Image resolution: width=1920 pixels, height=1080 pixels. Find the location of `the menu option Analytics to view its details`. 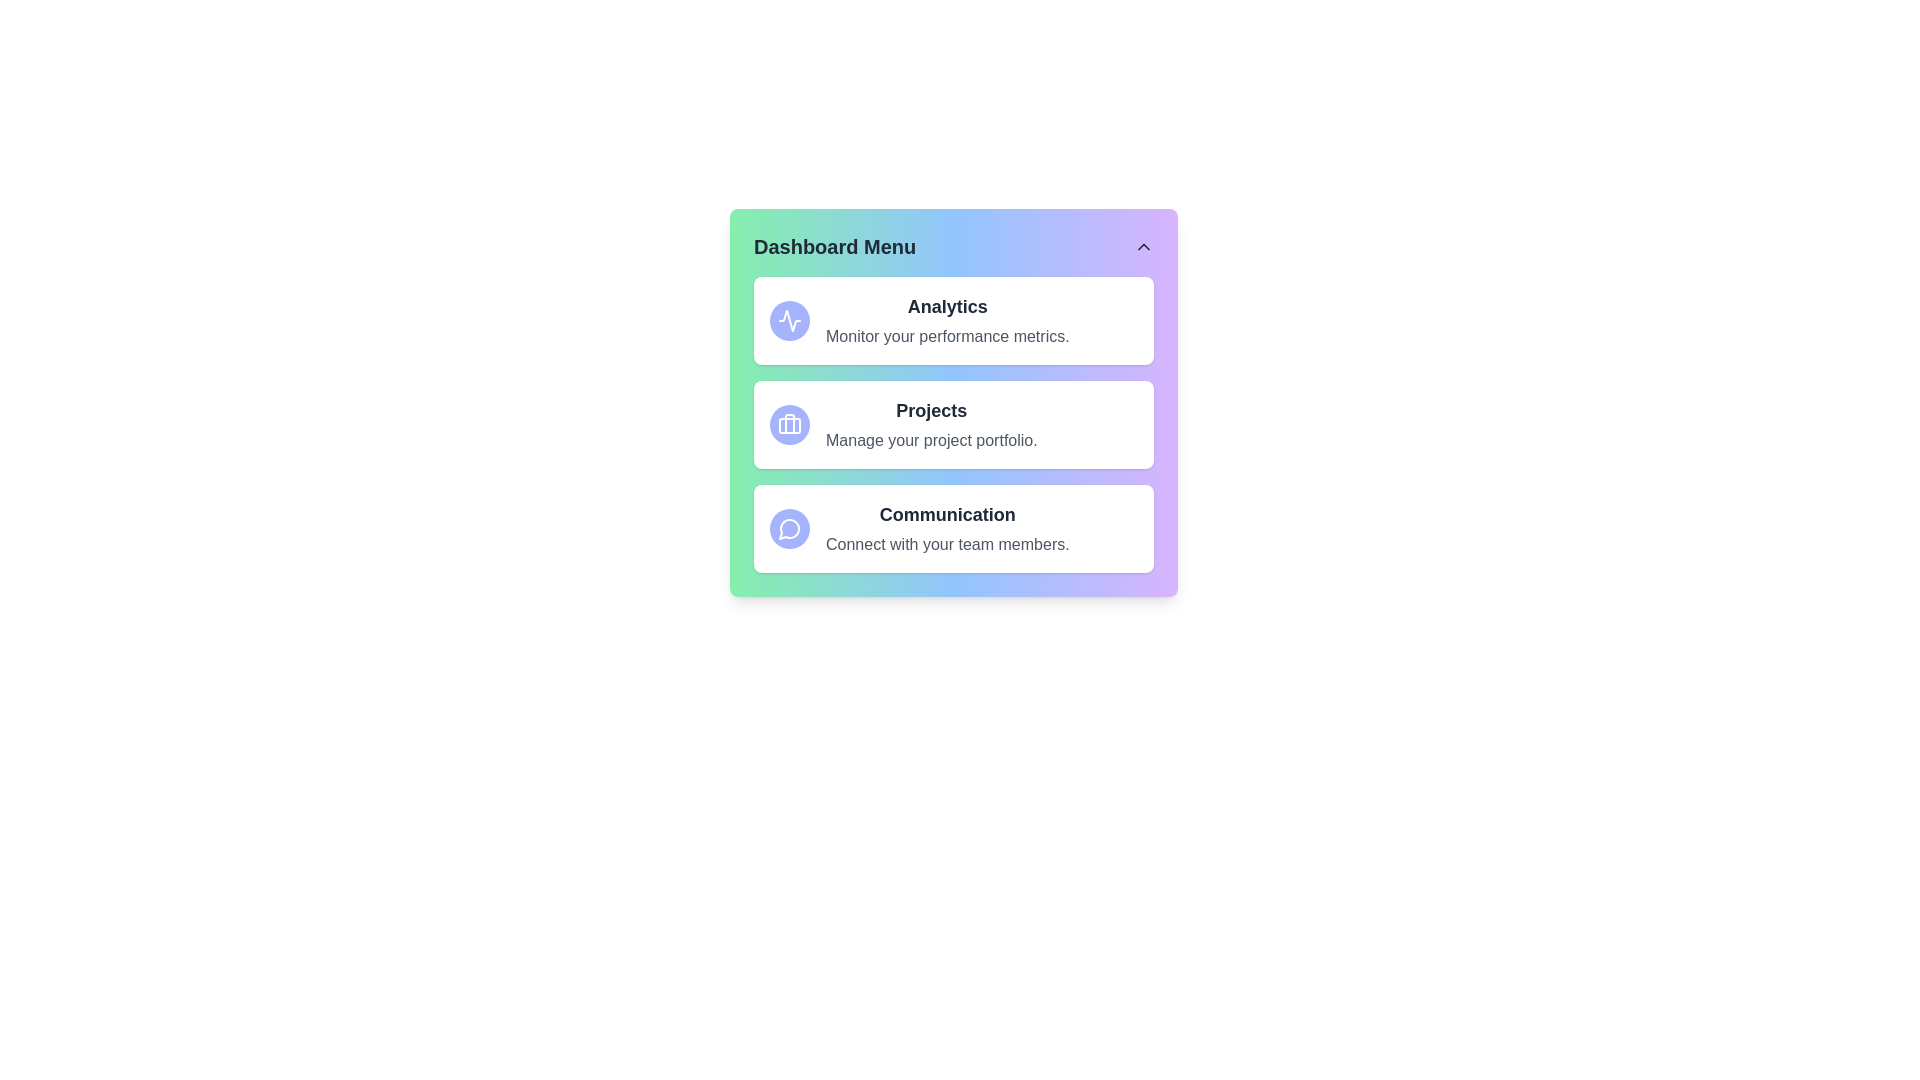

the menu option Analytics to view its details is located at coordinates (953, 319).